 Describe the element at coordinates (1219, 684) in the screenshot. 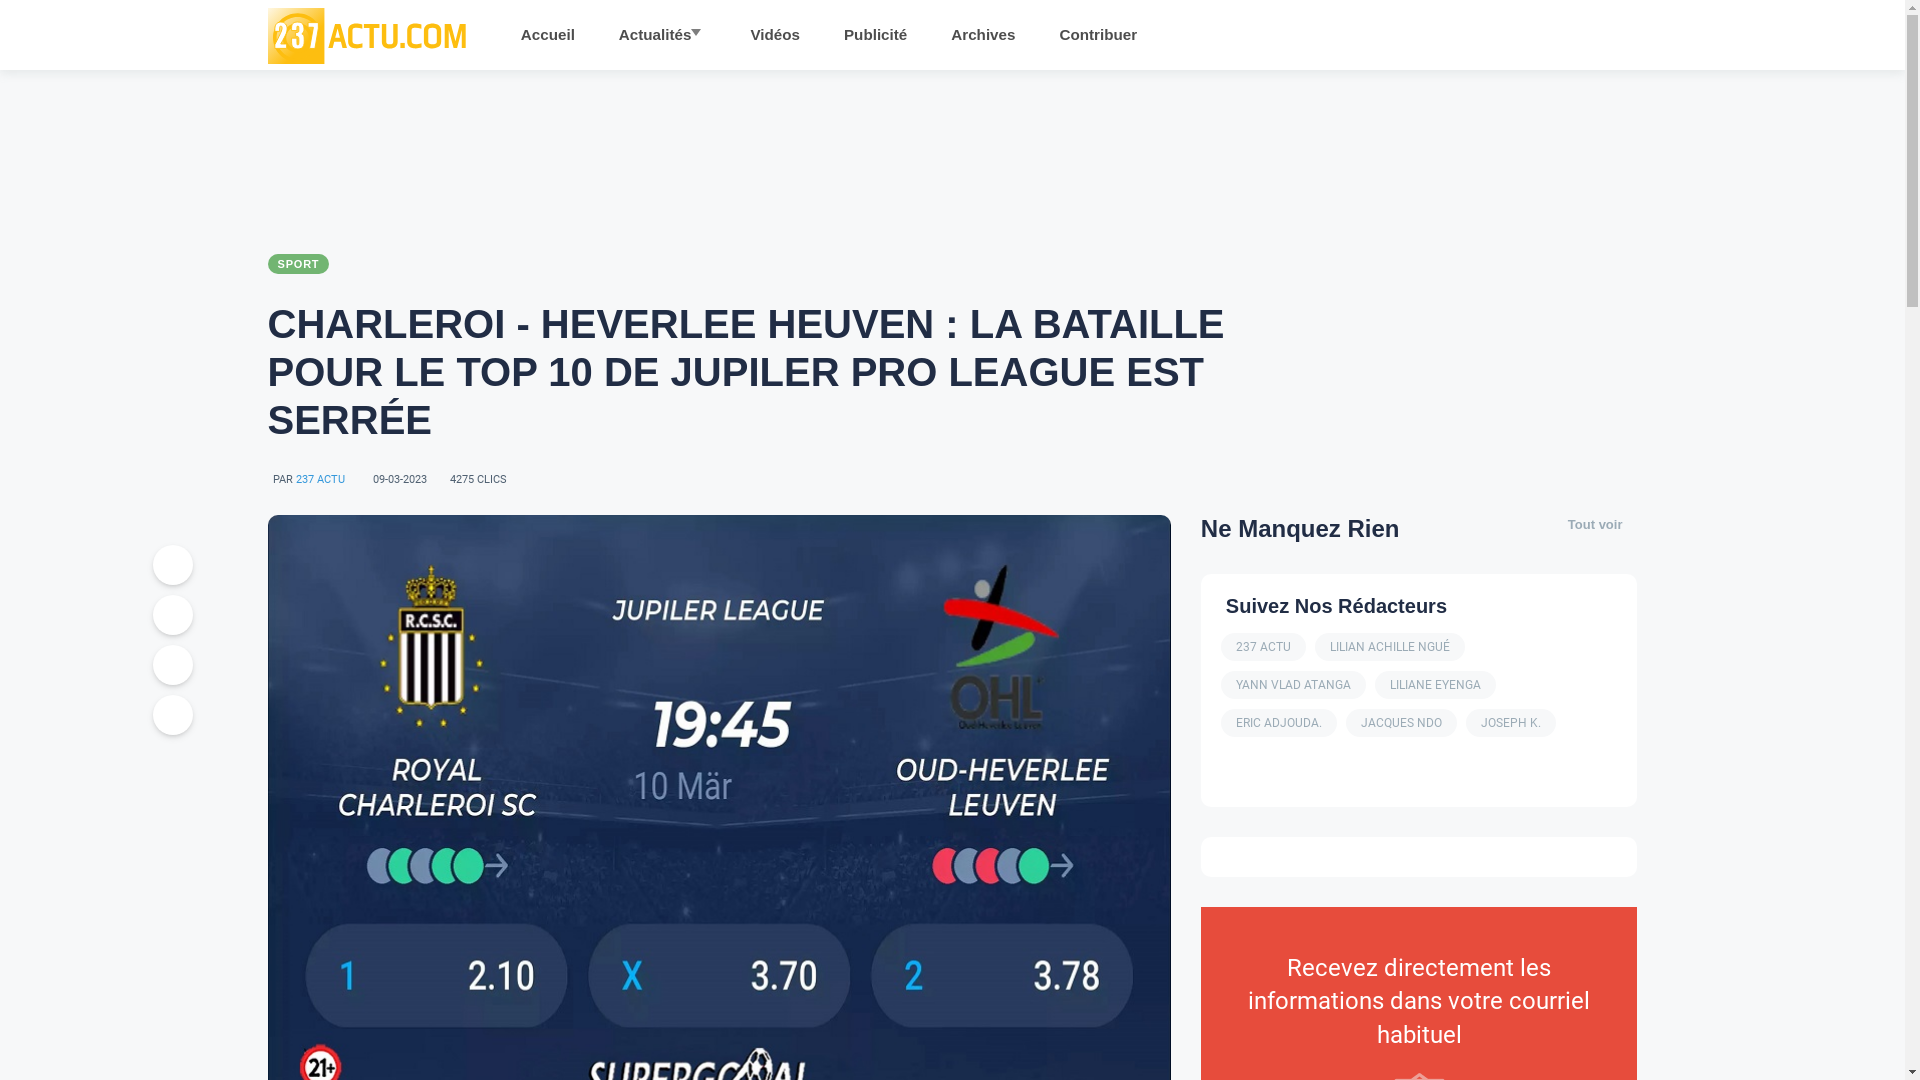

I see `'YANN VLAD ATANGA'` at that location.